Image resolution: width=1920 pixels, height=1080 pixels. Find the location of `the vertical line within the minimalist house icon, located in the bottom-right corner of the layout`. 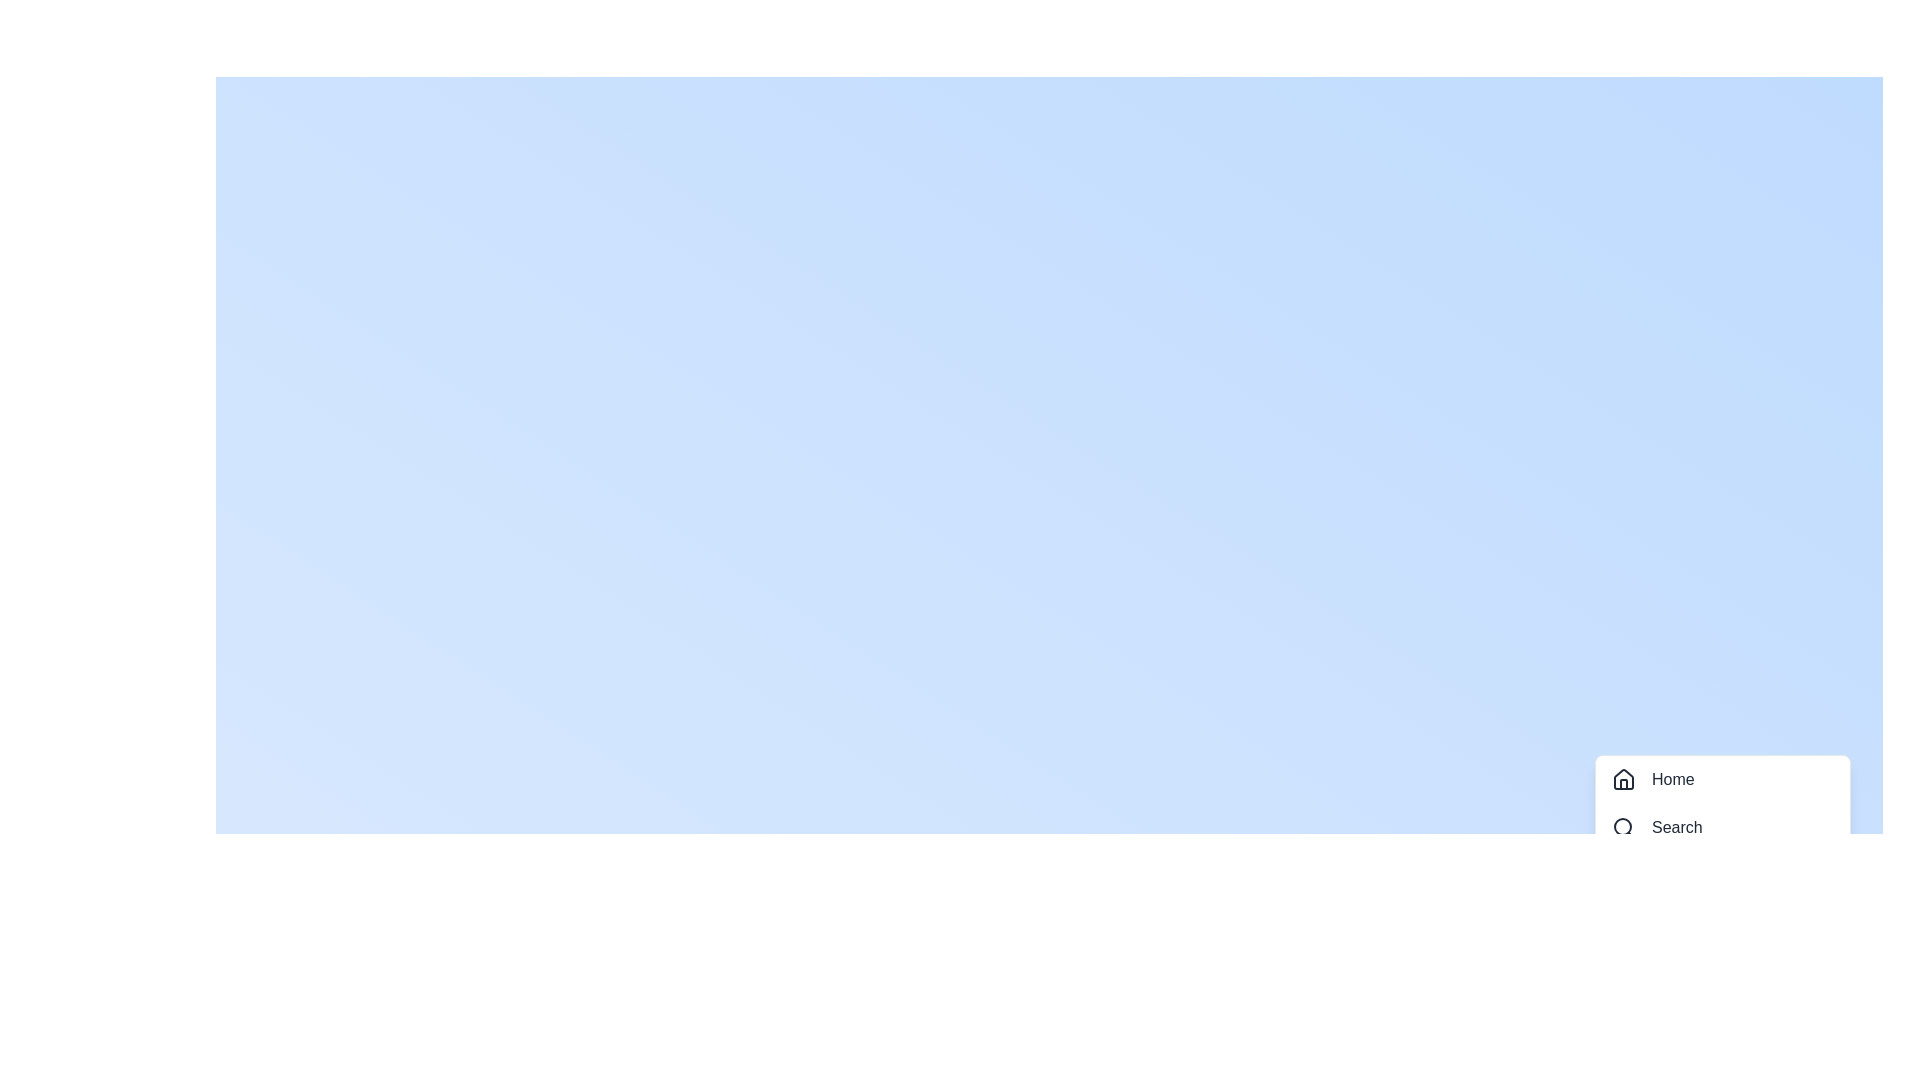

the vertical line within the minimalist house icon, located in the bottom-right corner of the layout is located at coordinates (1623, 783).